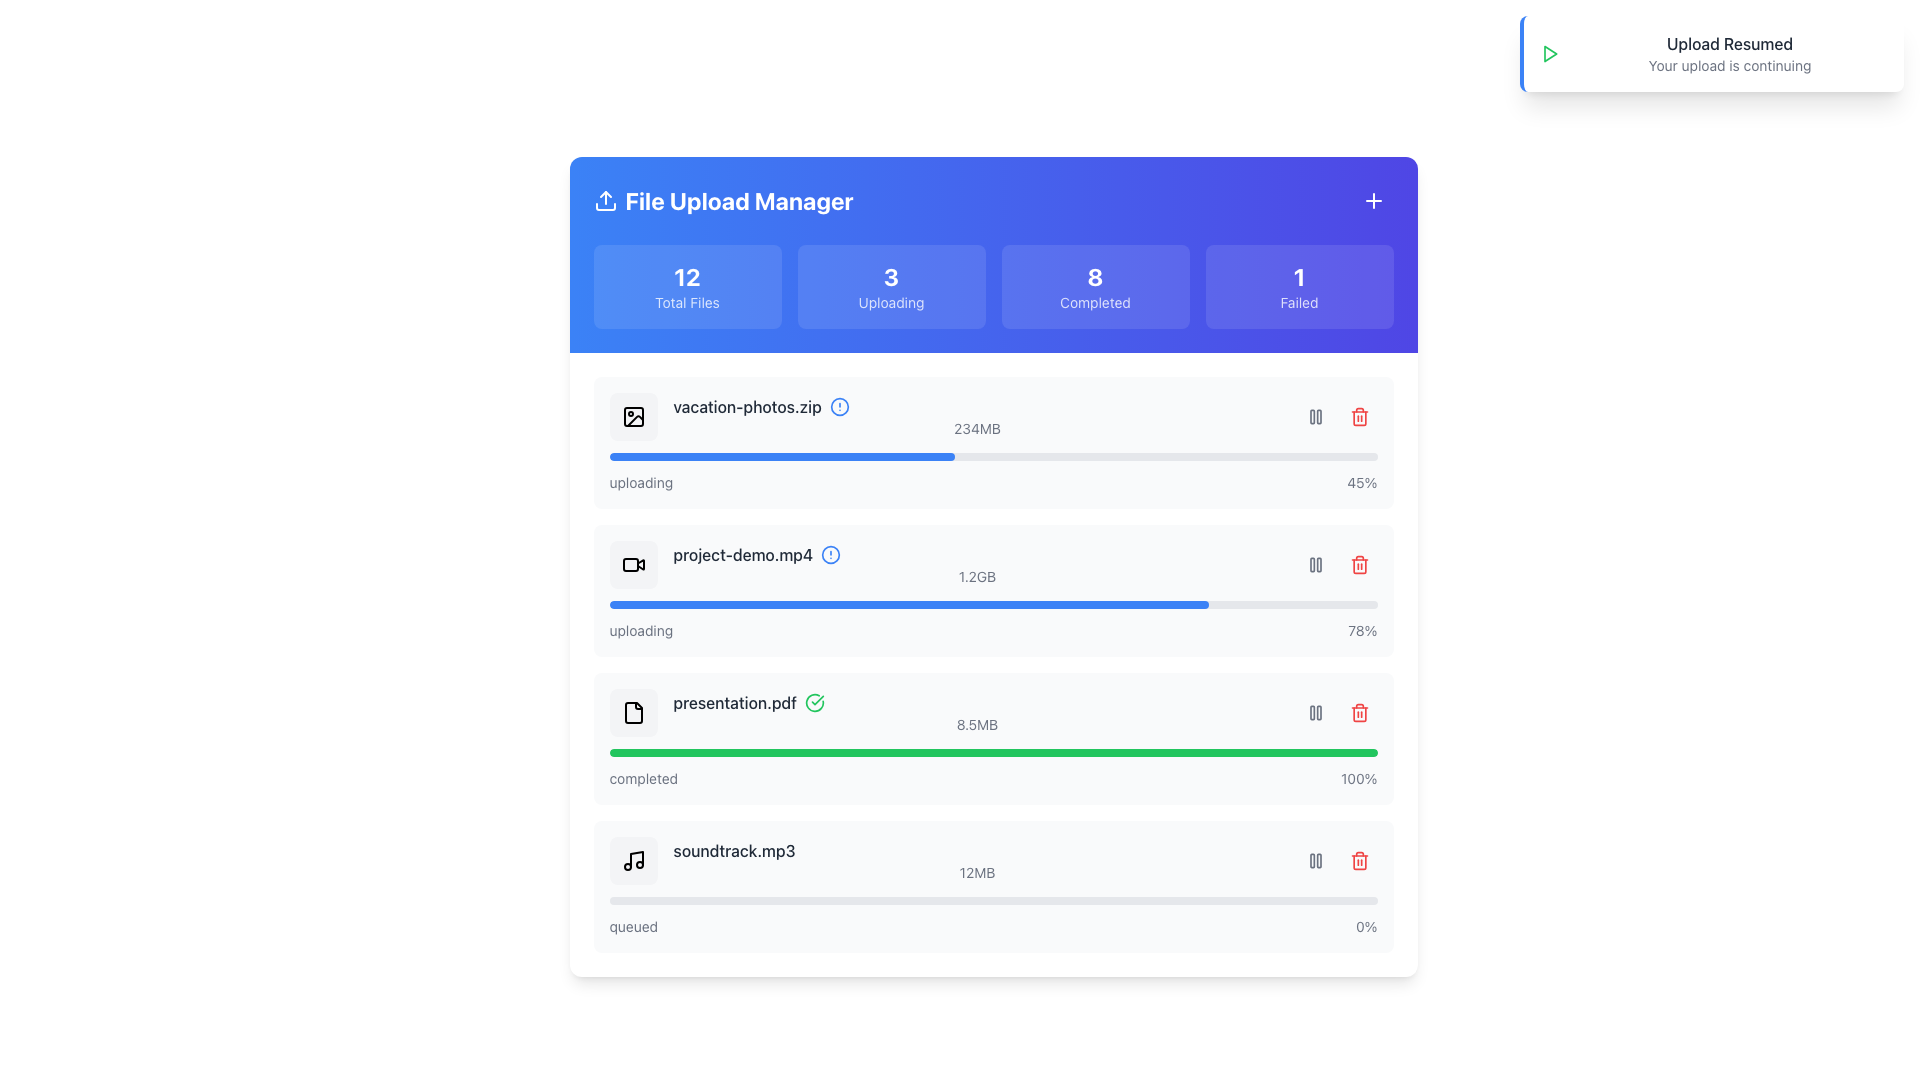 This screenshot has height=1080, width=1920. I want to click on the text label displaying '100%' which indicates a completed task, located adjacent to the label 'completed', so click(1359, 778).